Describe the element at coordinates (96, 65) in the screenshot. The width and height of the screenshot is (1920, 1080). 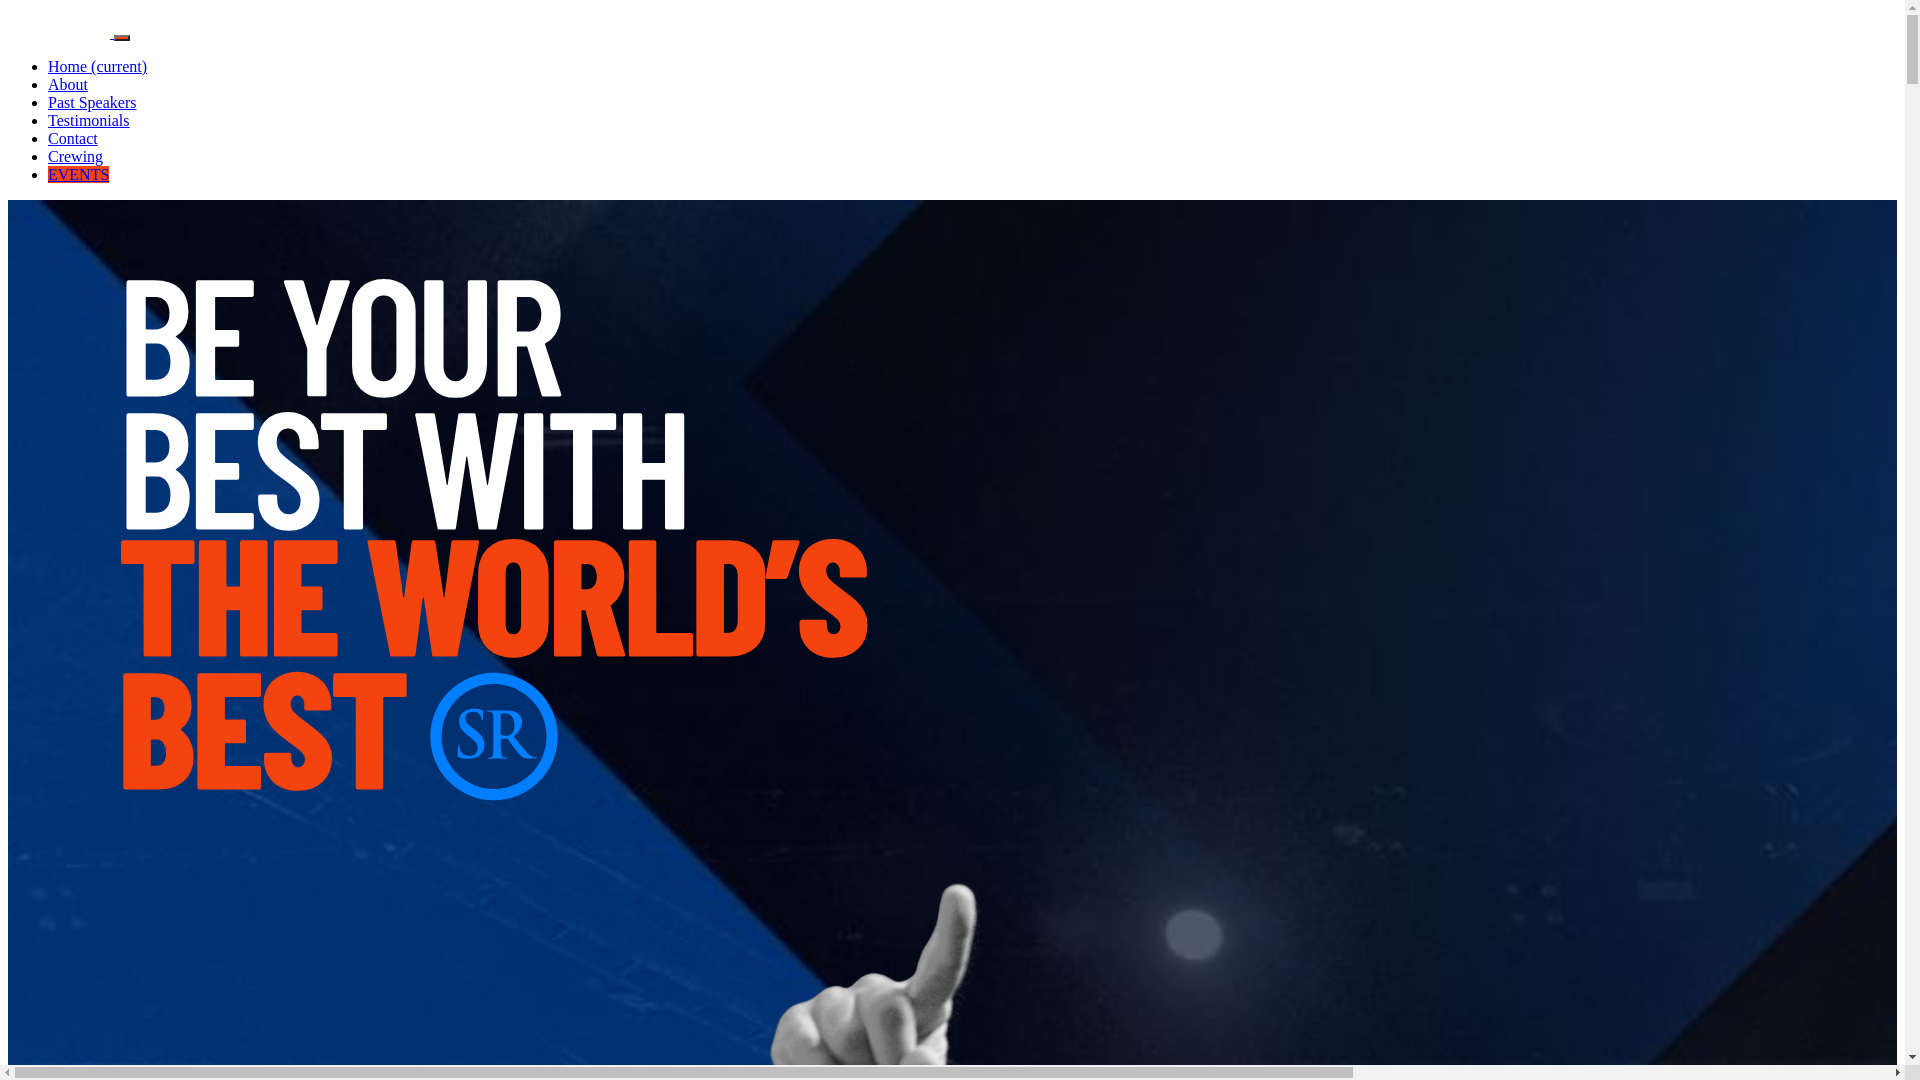
I see `'Home (current)'` at that location.